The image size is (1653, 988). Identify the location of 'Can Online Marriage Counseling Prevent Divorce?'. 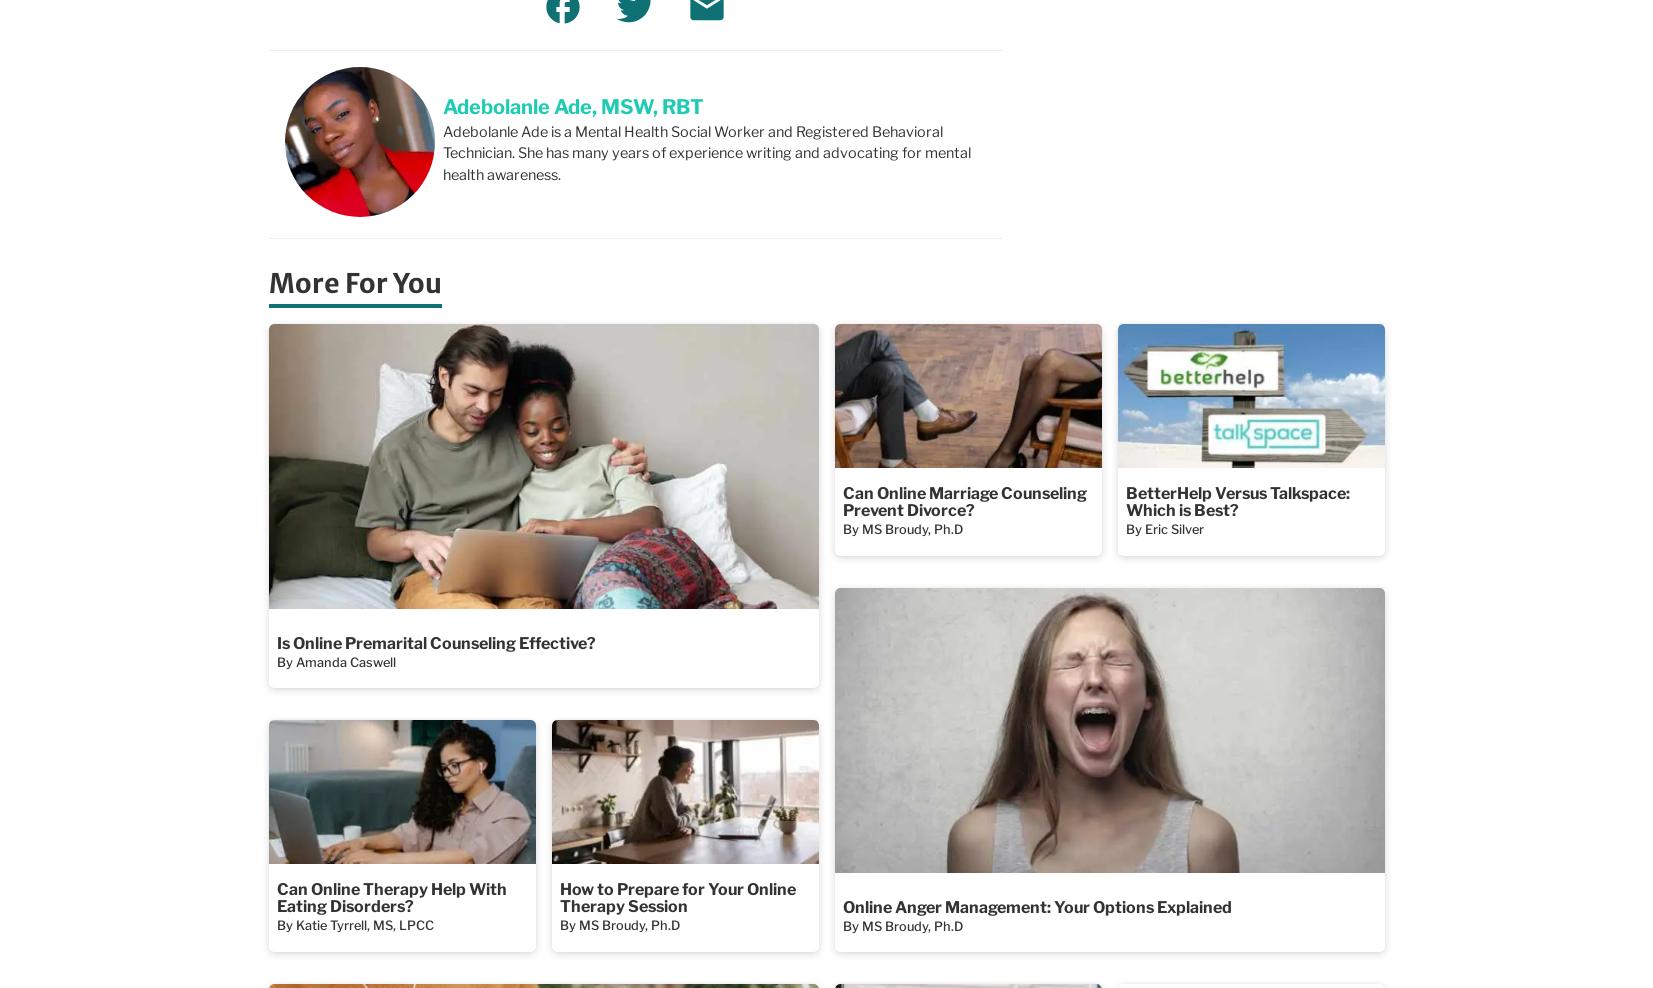
(964, 500).